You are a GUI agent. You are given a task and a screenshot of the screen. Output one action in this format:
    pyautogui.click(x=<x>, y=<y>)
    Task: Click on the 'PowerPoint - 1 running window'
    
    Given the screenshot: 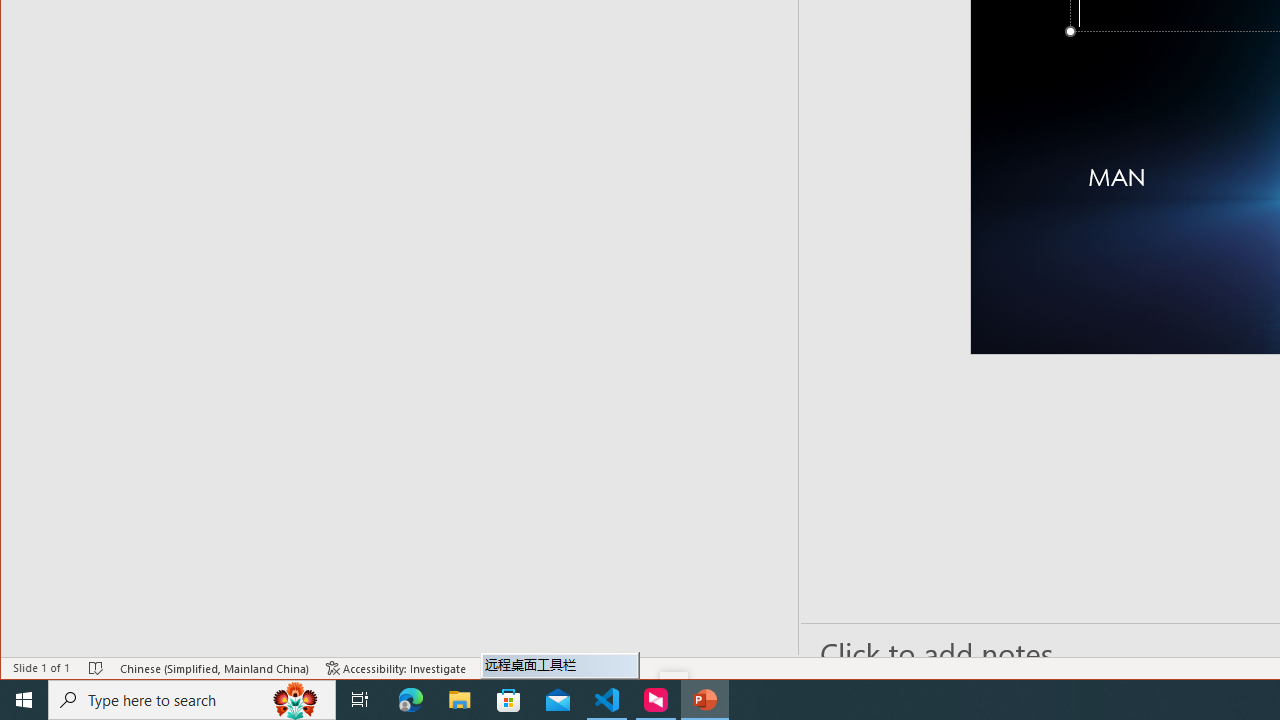 What is the action you would take?
    pyautogui.click(x=705, y=698)
    